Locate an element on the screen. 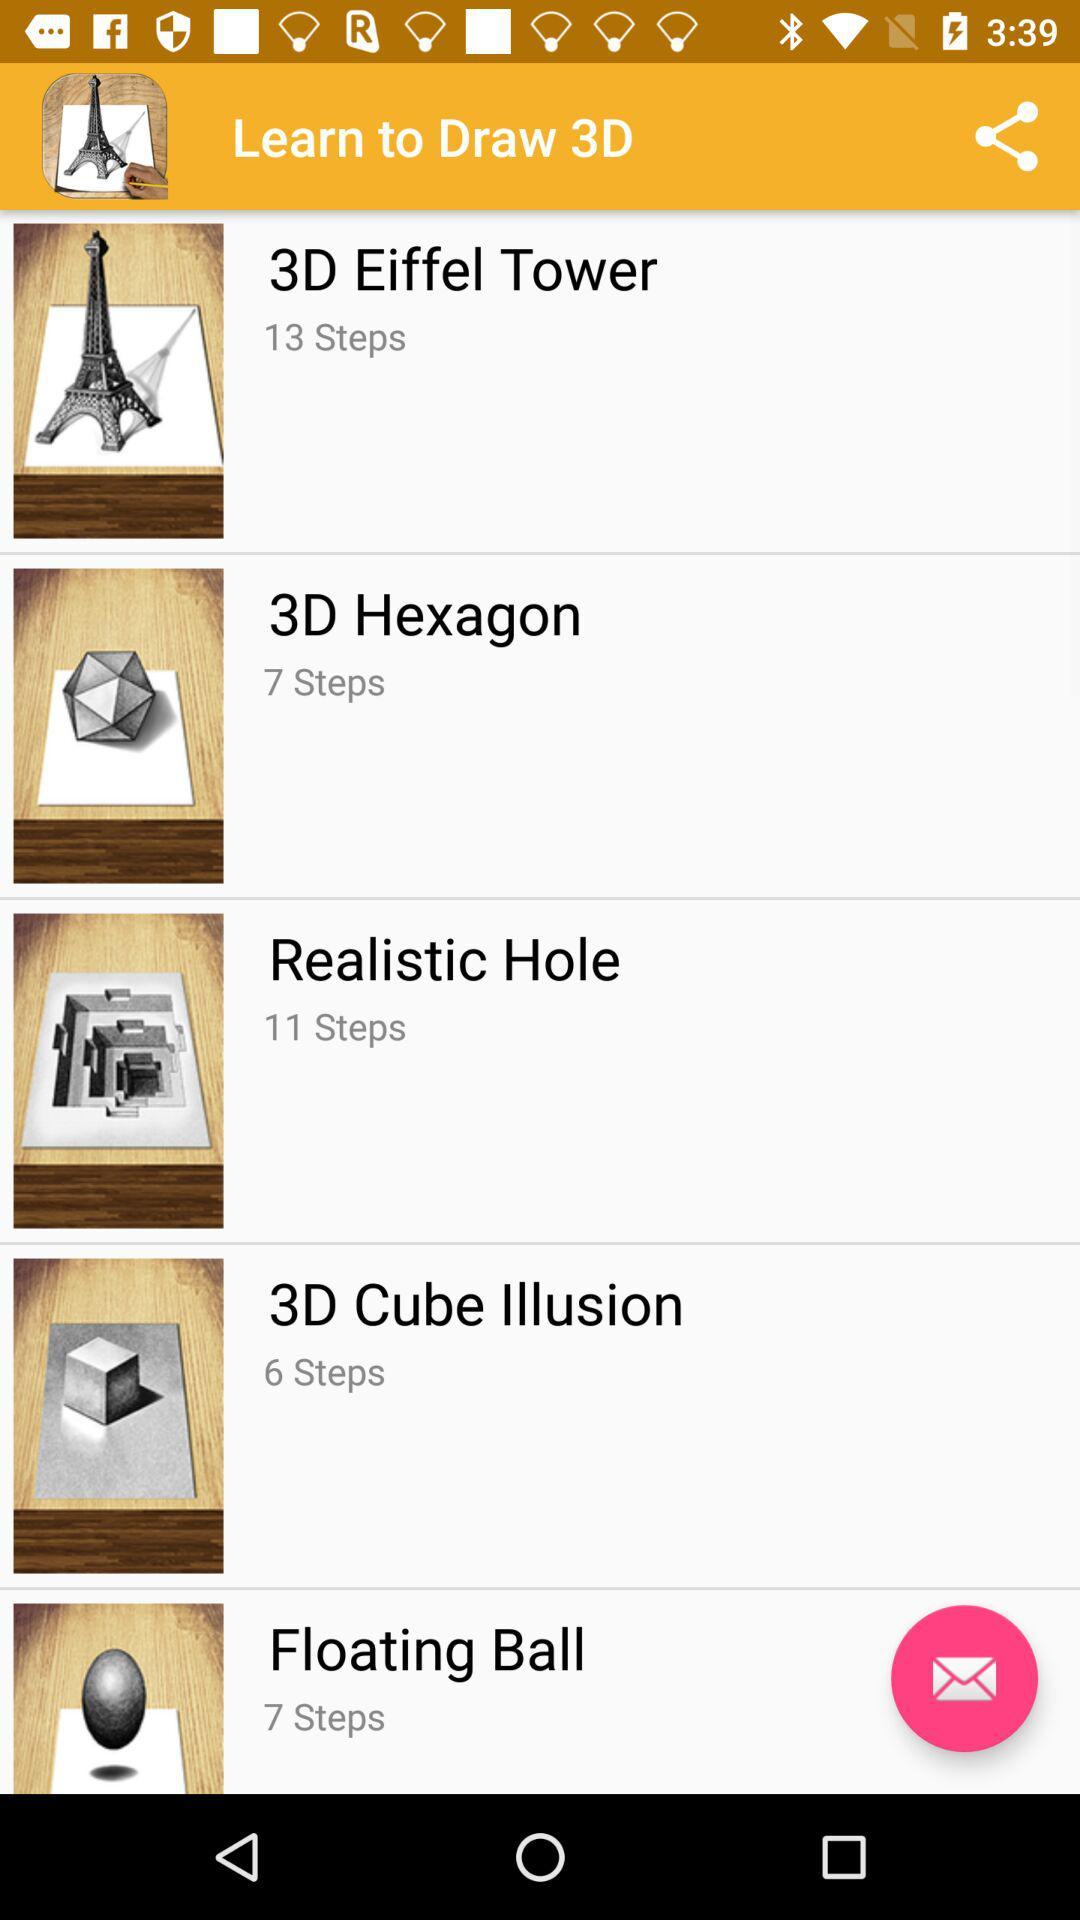 The height and width of the screenshot is (1920, 1080). item below 6 steps item is located at coordinates (426, 1647).